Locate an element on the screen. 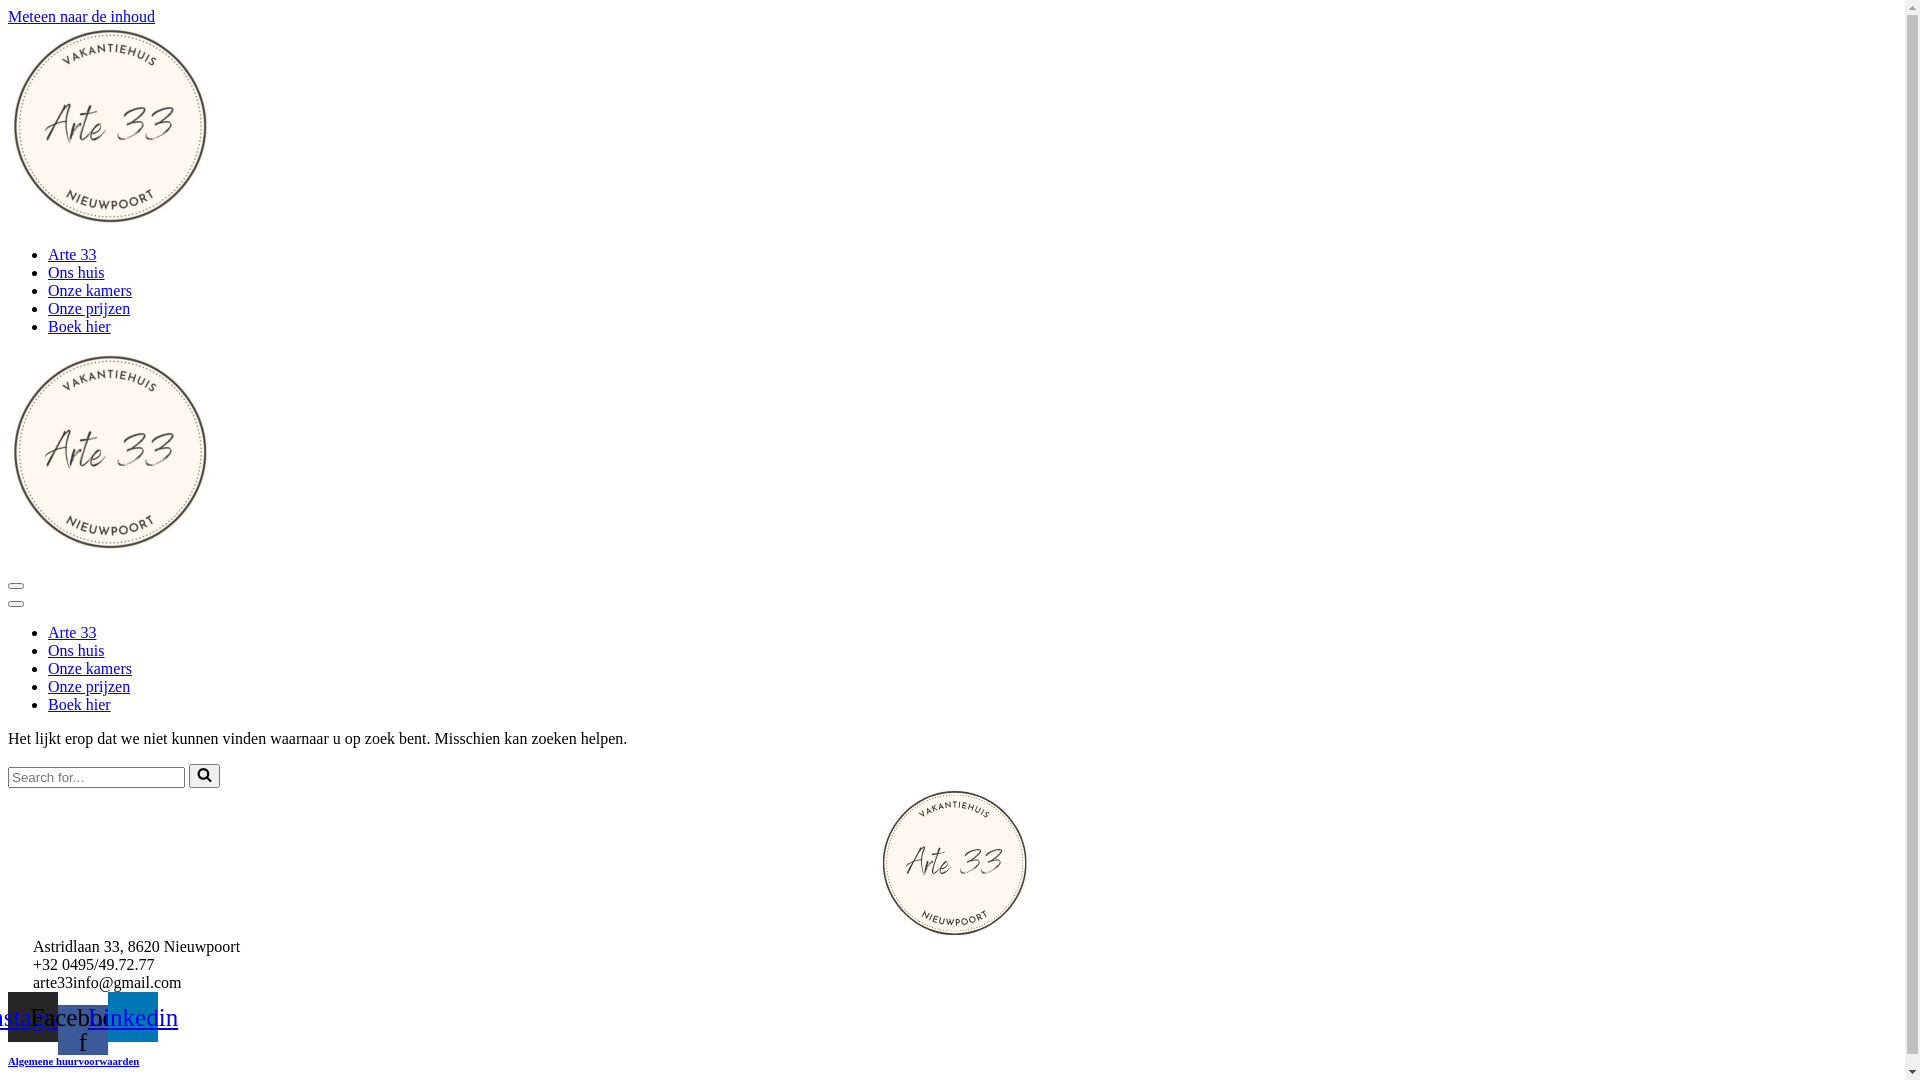  'Boek hier' is located at coordinates (79, 703).